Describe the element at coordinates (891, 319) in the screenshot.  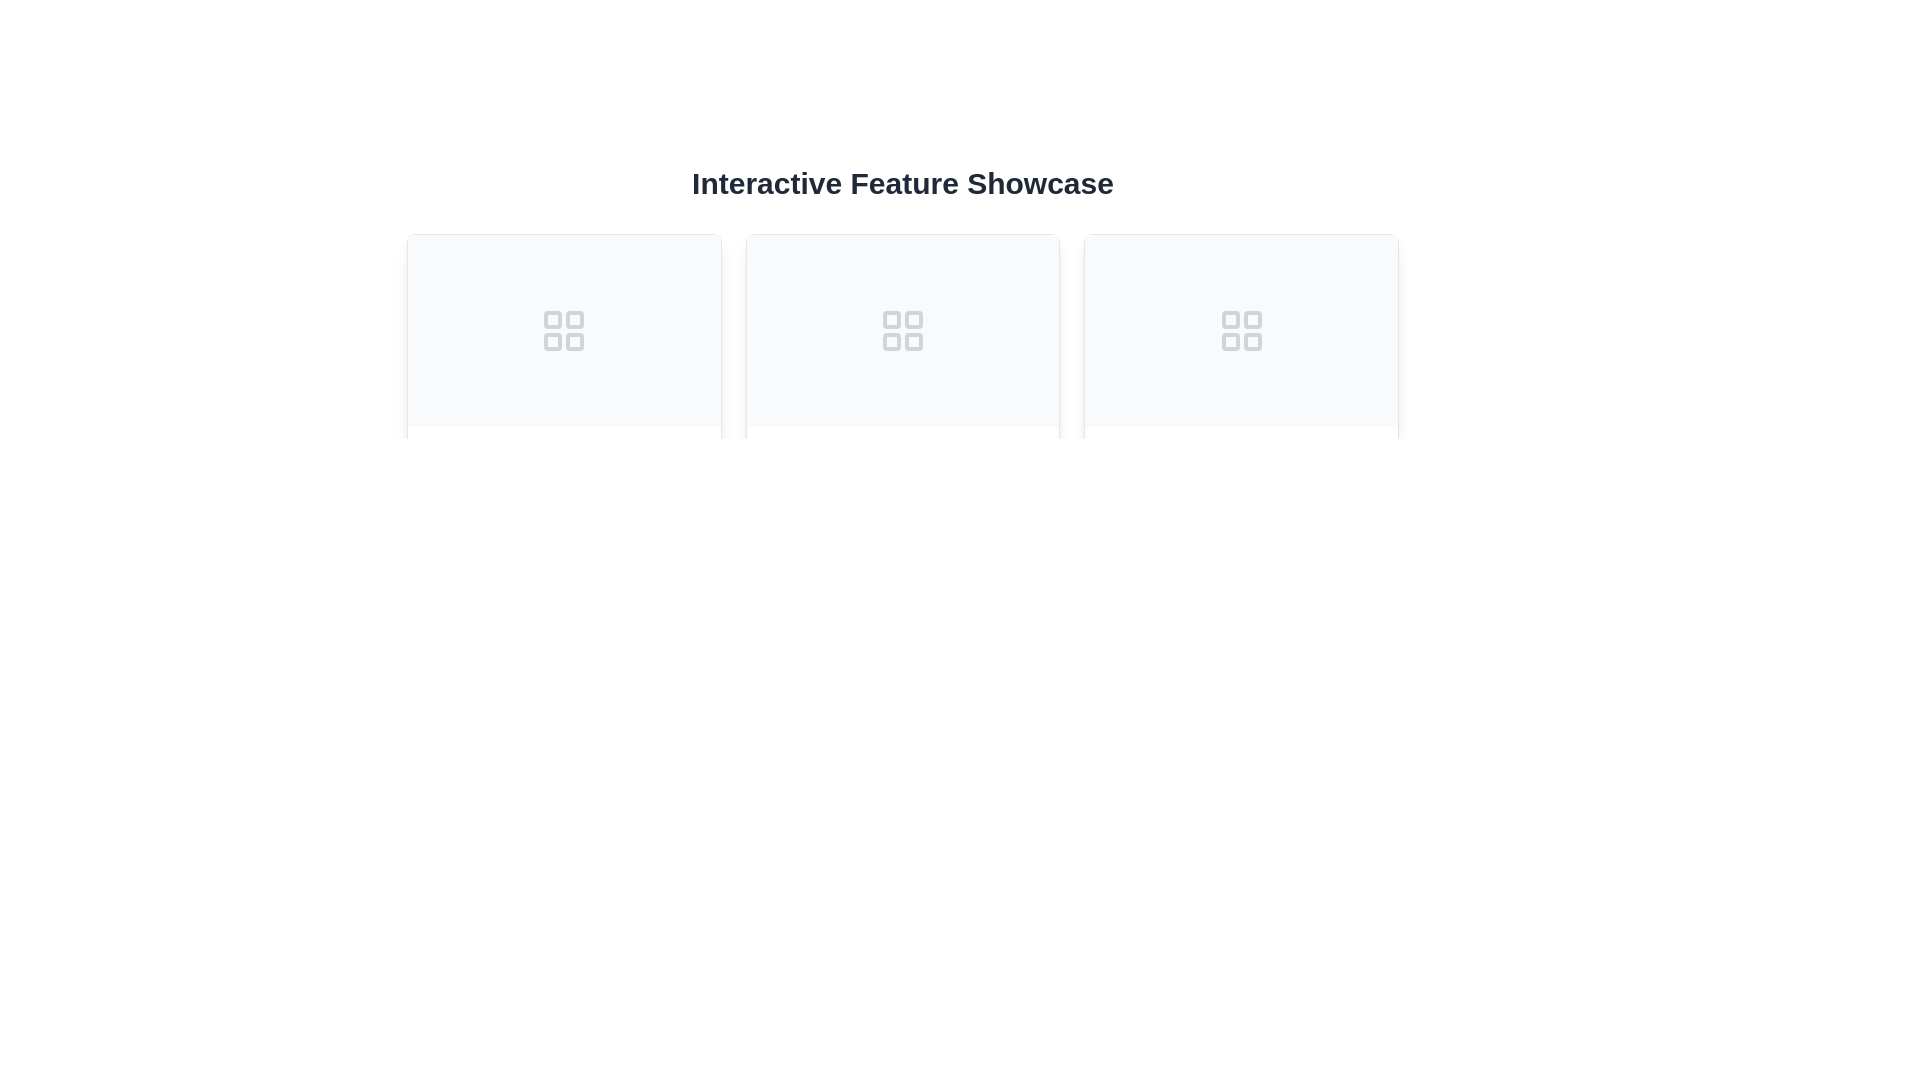
I see `the top-left square of the grid icon within the 'Interactive Feature Showcase' card` at that location.